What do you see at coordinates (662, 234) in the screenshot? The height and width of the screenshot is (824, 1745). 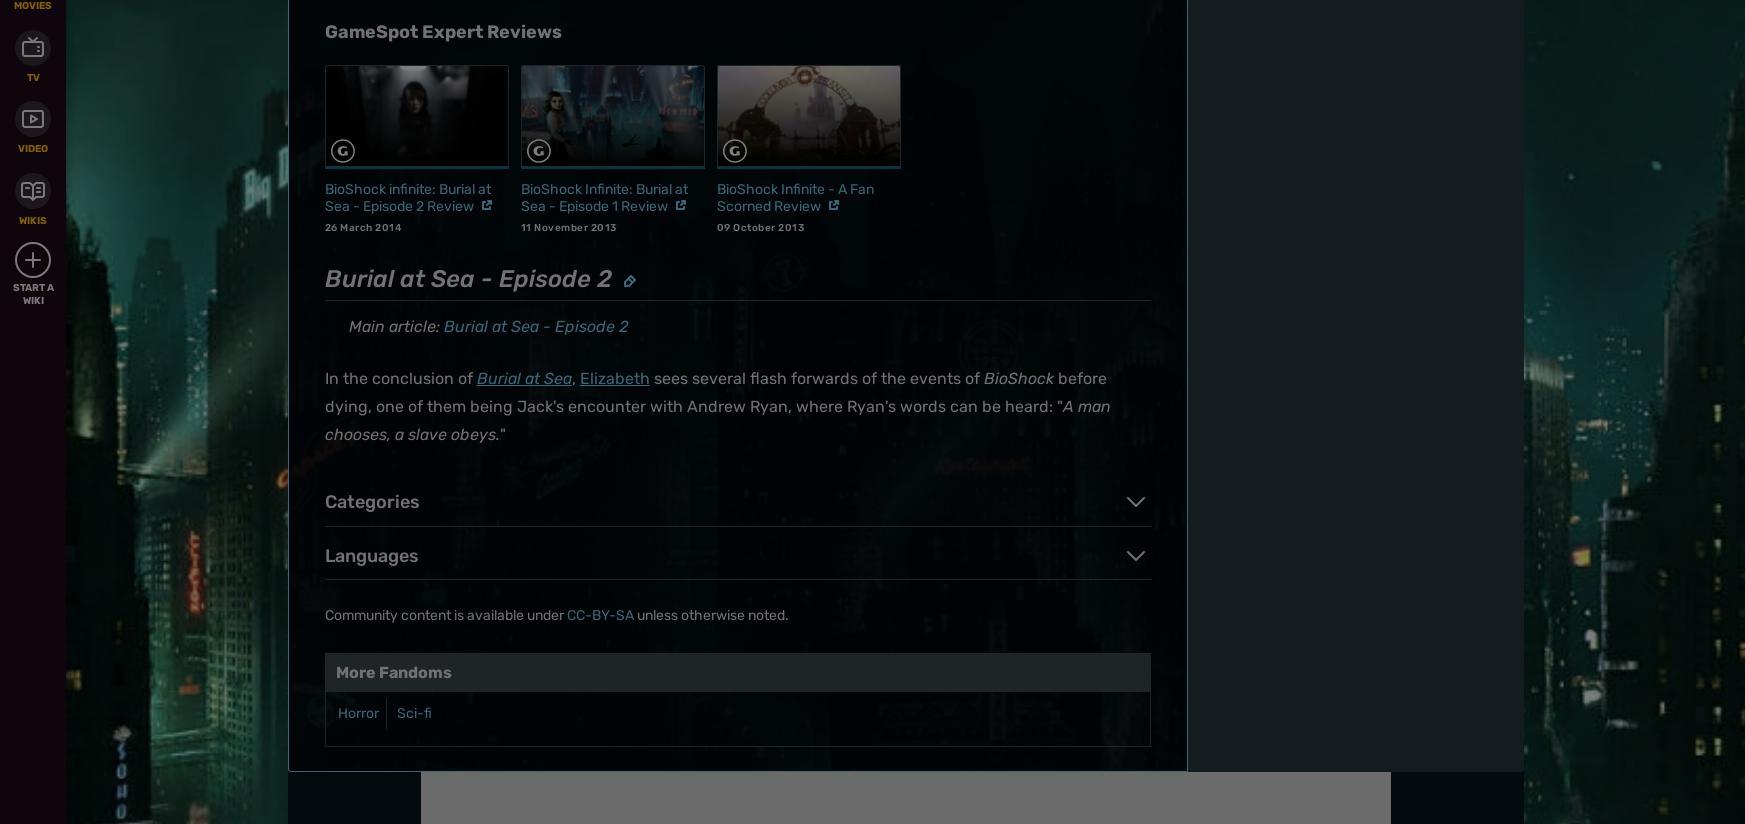 I see `'Global Sitemap'` at bounding box center [662, 234].